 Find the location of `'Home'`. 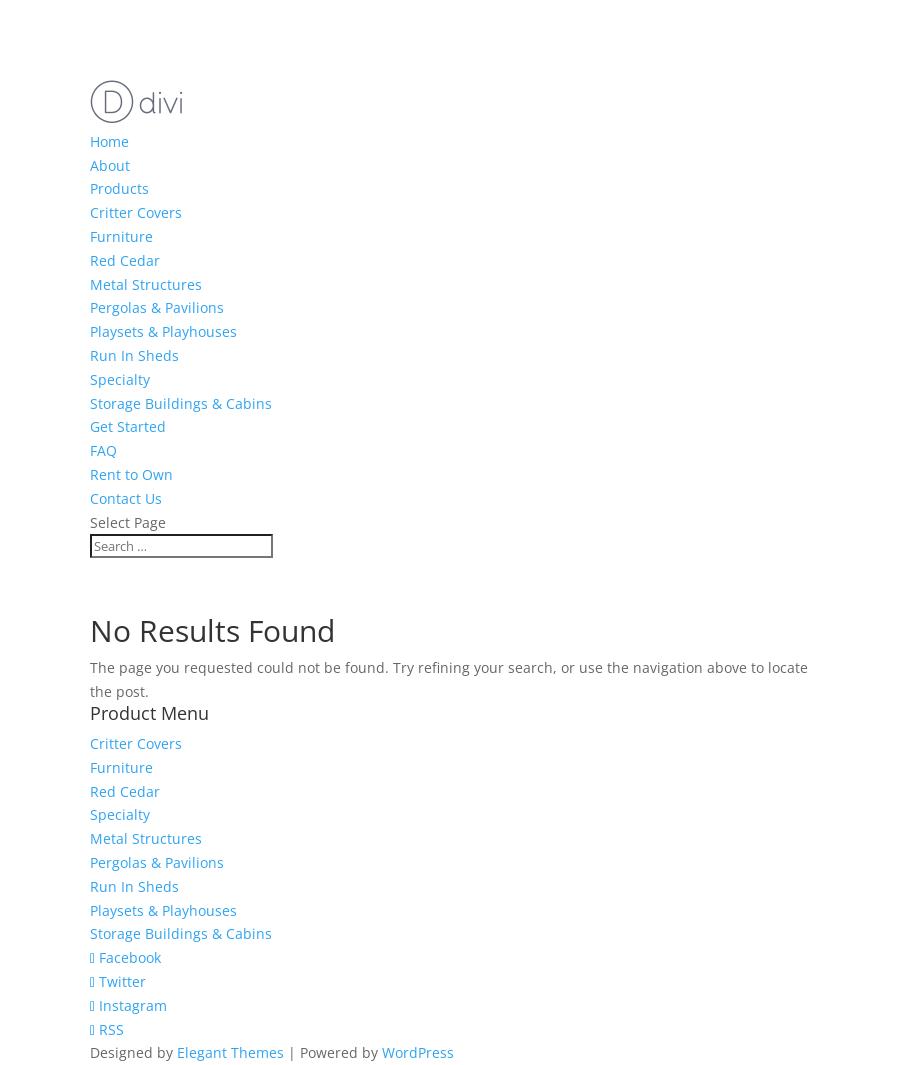

'Home' is located at coordinates (108, 139).